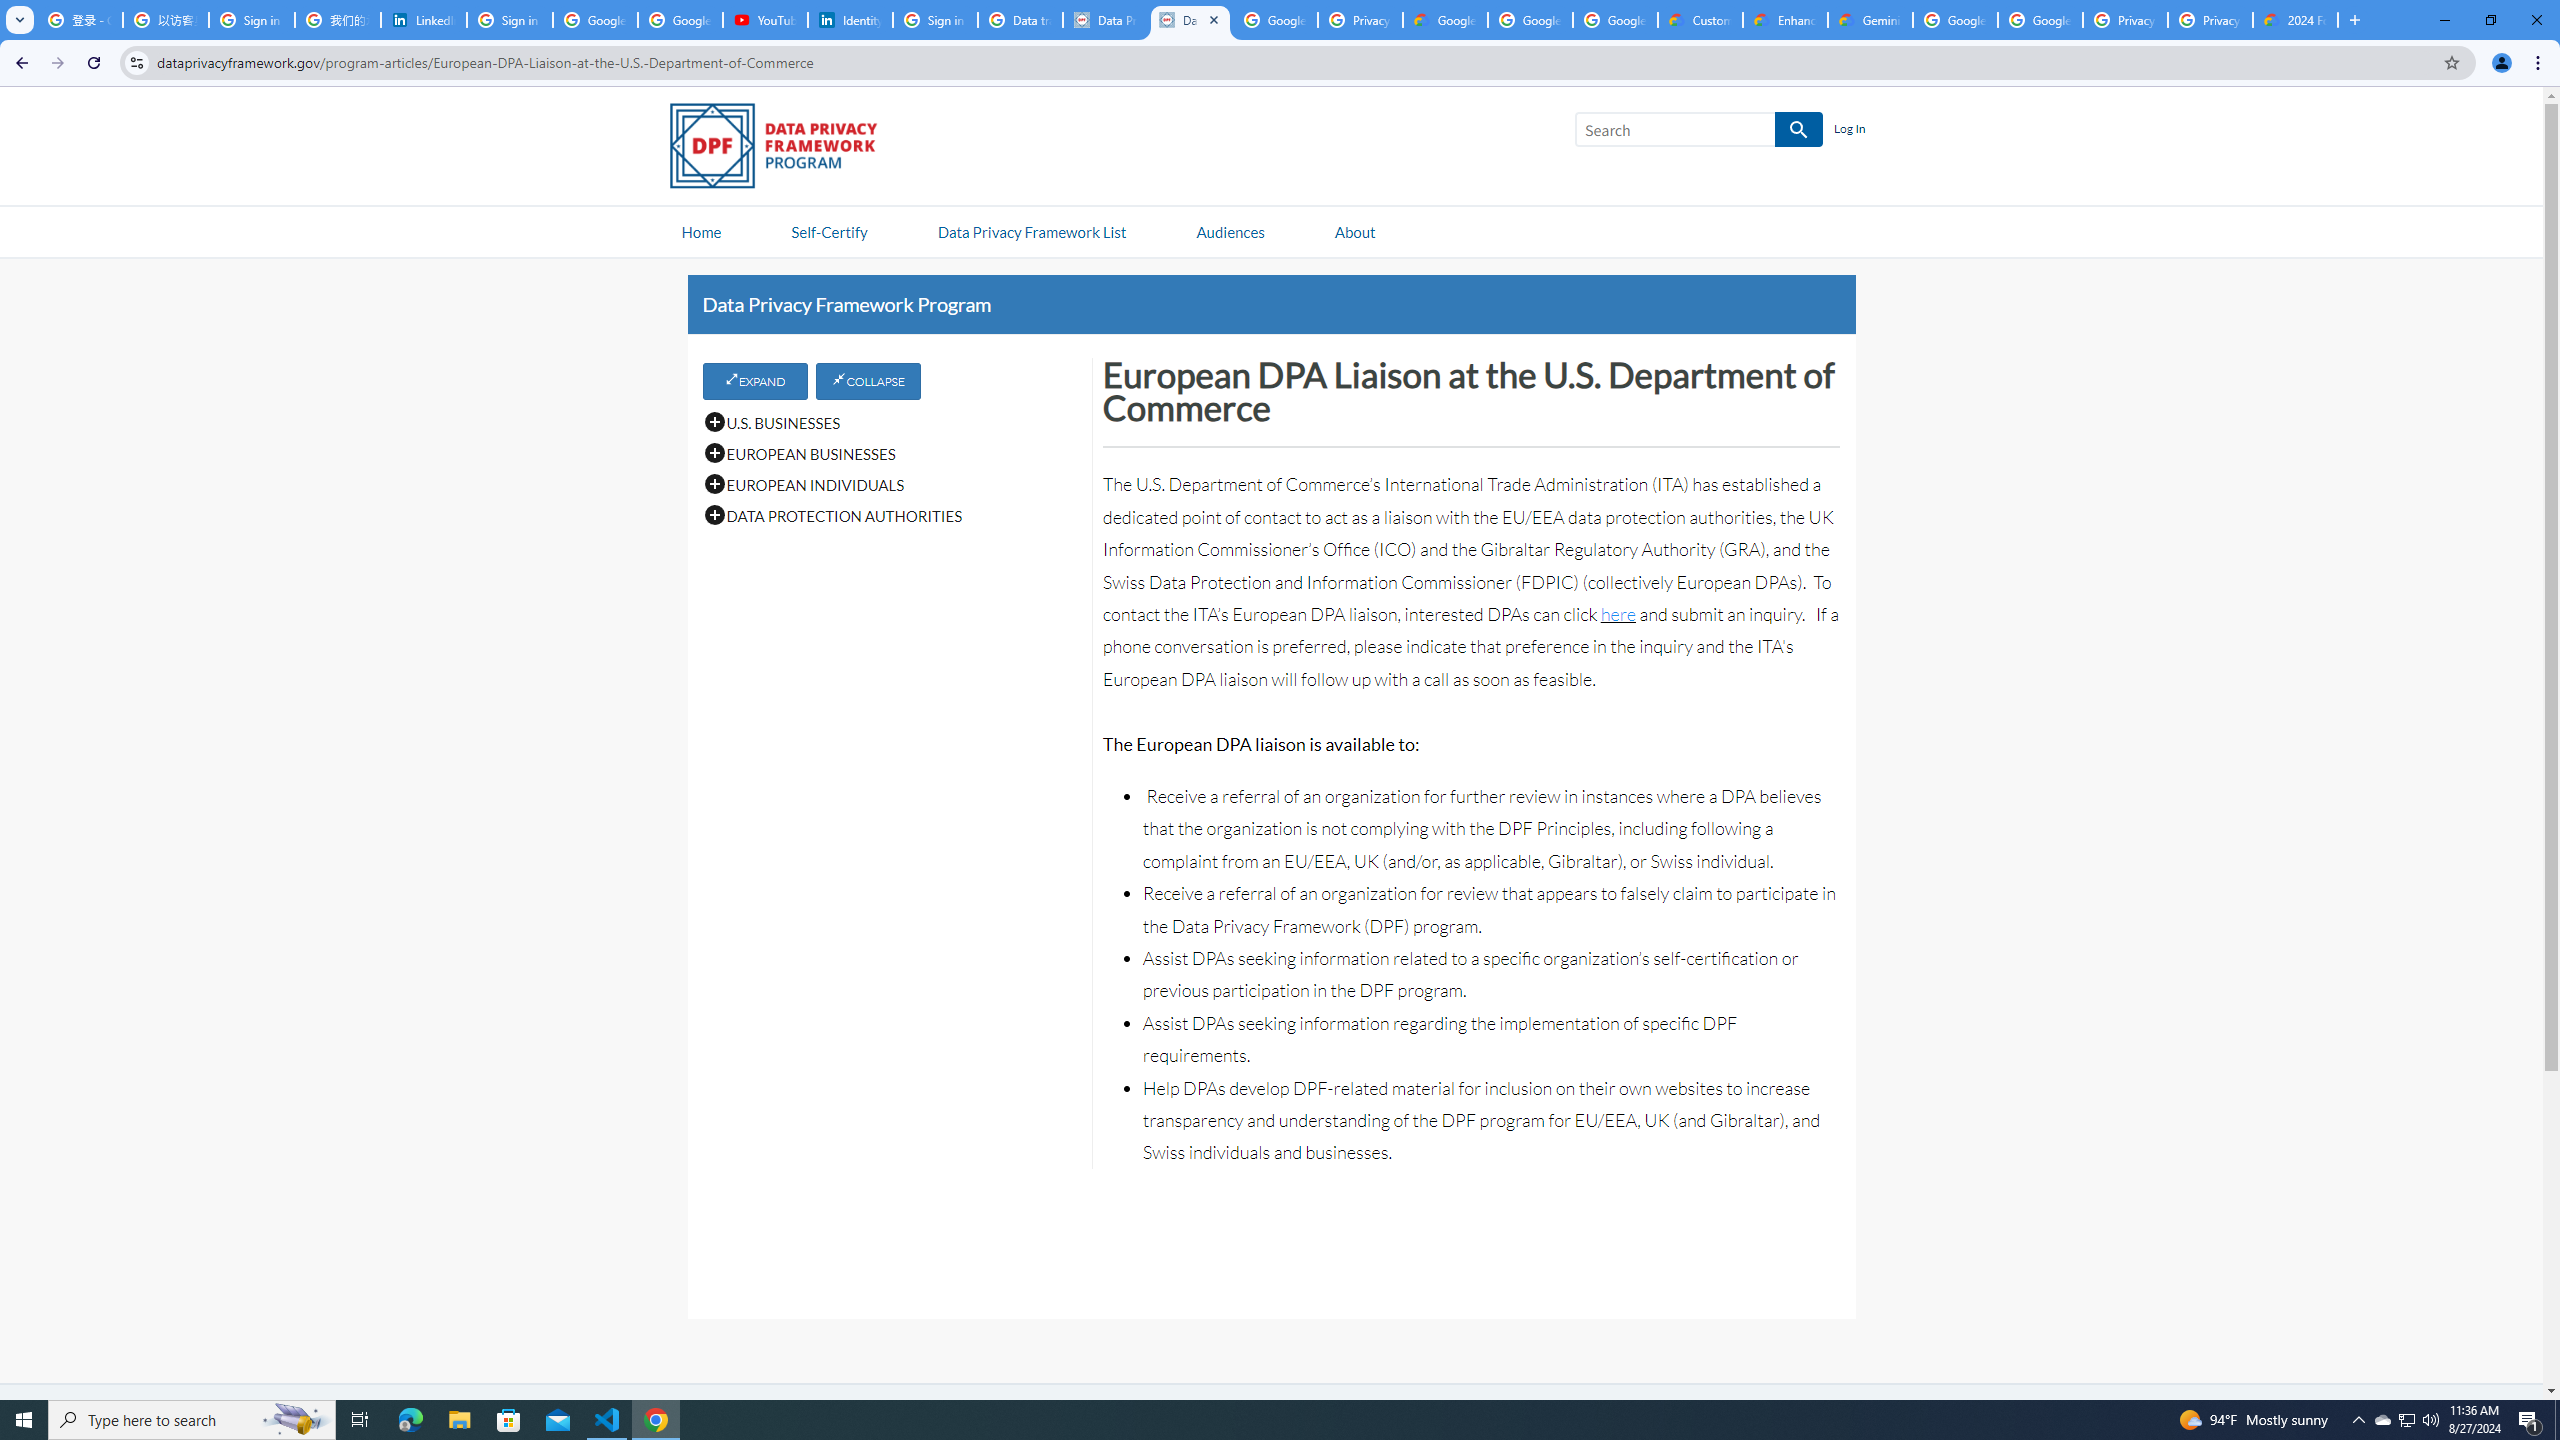 The width and height of the screenshot is (2560, 1440). Describe the element at coordinates (1446, 19) in the screenshot. I see `'Google Cloud Terms Directory | Google Cloud'` at that location.